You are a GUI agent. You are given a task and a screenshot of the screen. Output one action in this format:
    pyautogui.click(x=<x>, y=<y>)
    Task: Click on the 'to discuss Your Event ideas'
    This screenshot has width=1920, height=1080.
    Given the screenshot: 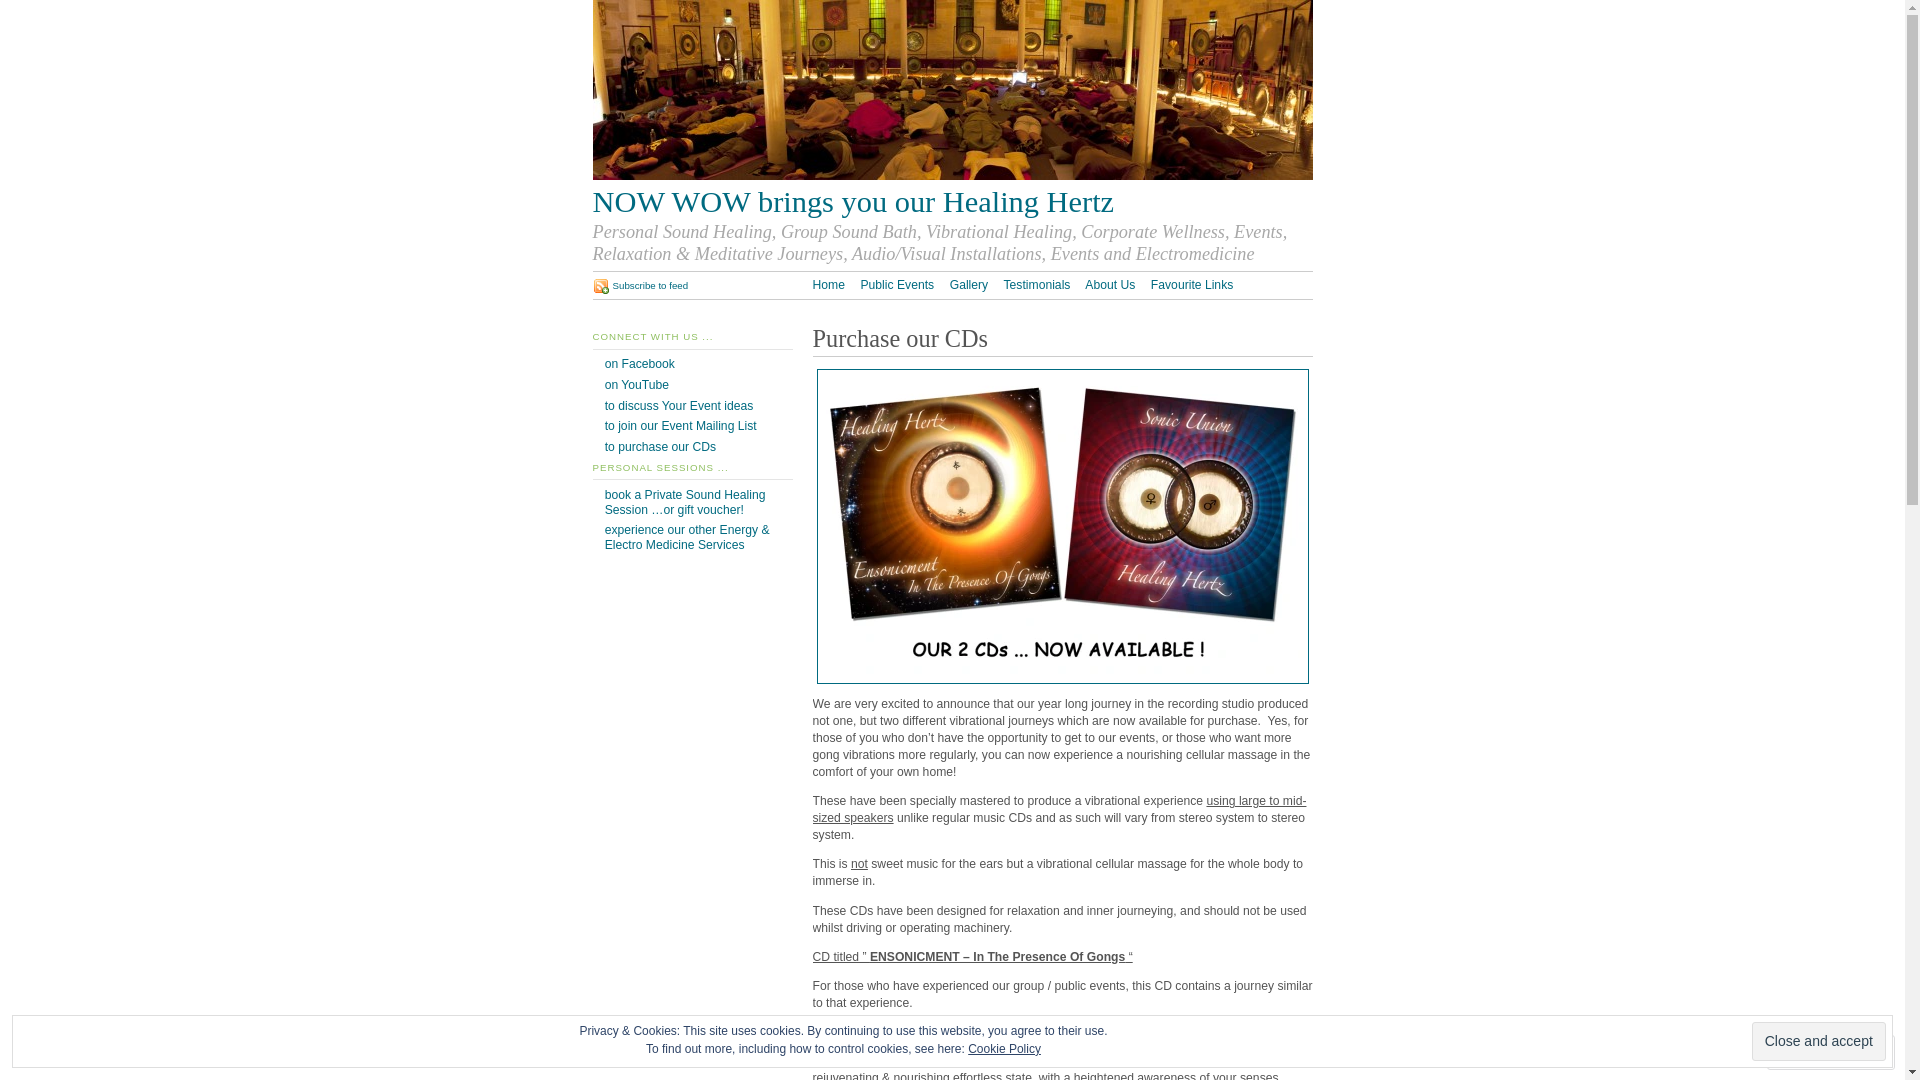 What is the action you would take?
    pyautogui.click(x=679, y=405)
    